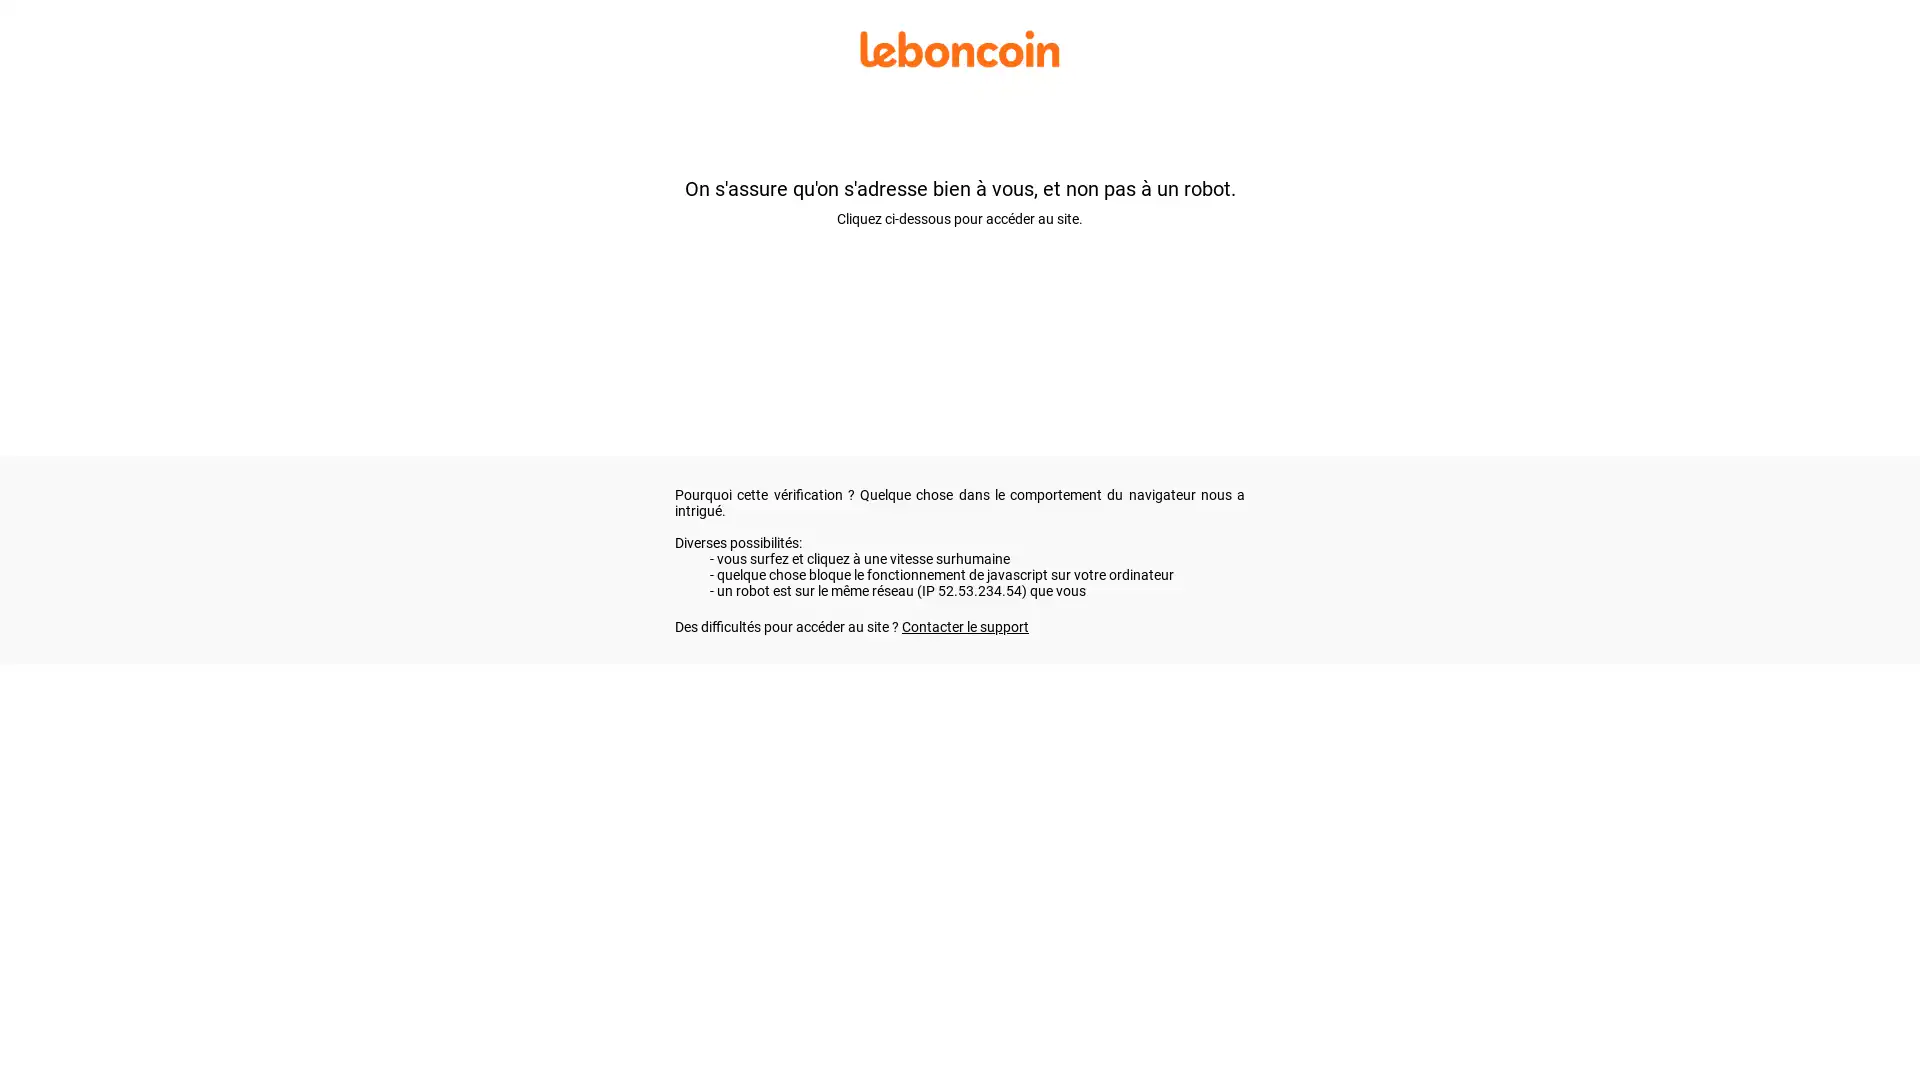 The image size is (1920, 1080). Describe the element at coordinates (1446, 553) in the screenshot. I see `Suivant` at that location.